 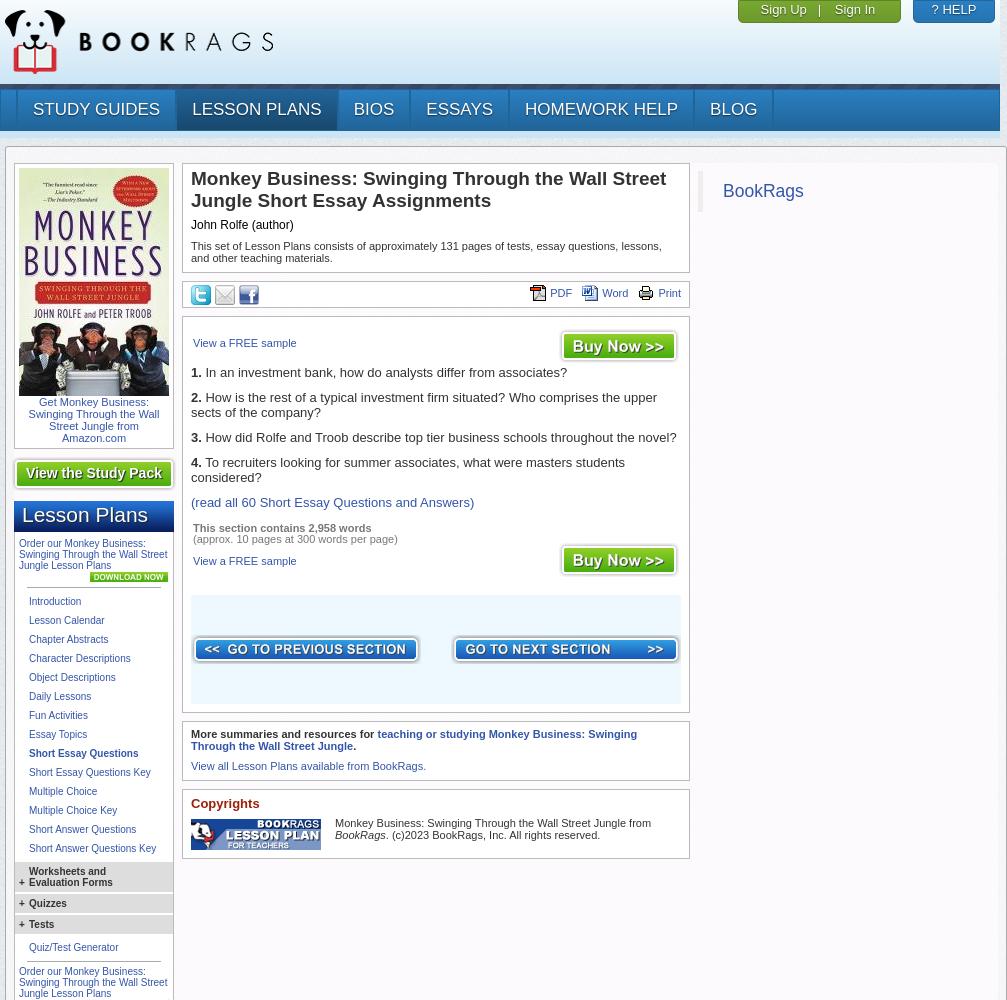 What do you see at coordinates (84, 514) in the screenshot?
I see `'Lesson Plans'` at bounding box center [84, 514].